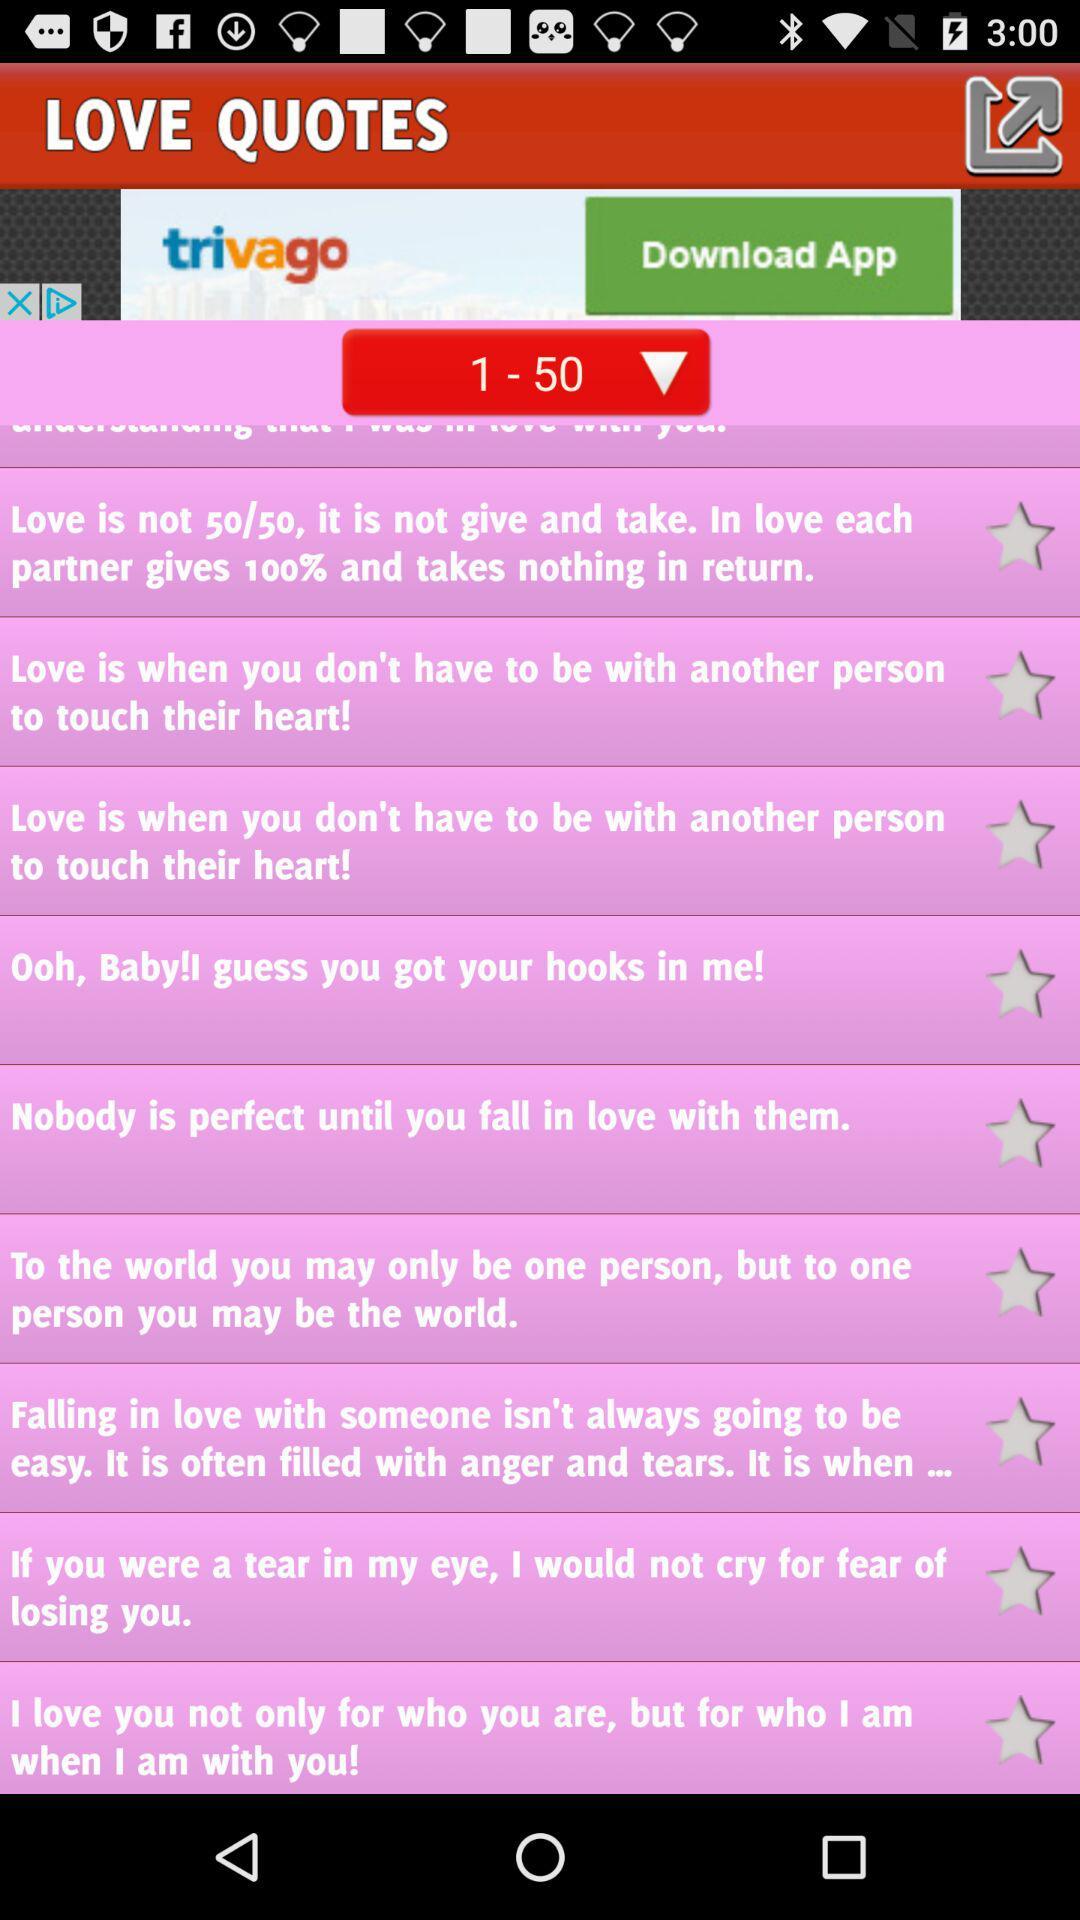 This screenshot has width=1080, height=1920. What do you see at coordinates (1032, 834) in the screenshot?
I see `mark quote as favorite` at bounding box center [1032, 834].